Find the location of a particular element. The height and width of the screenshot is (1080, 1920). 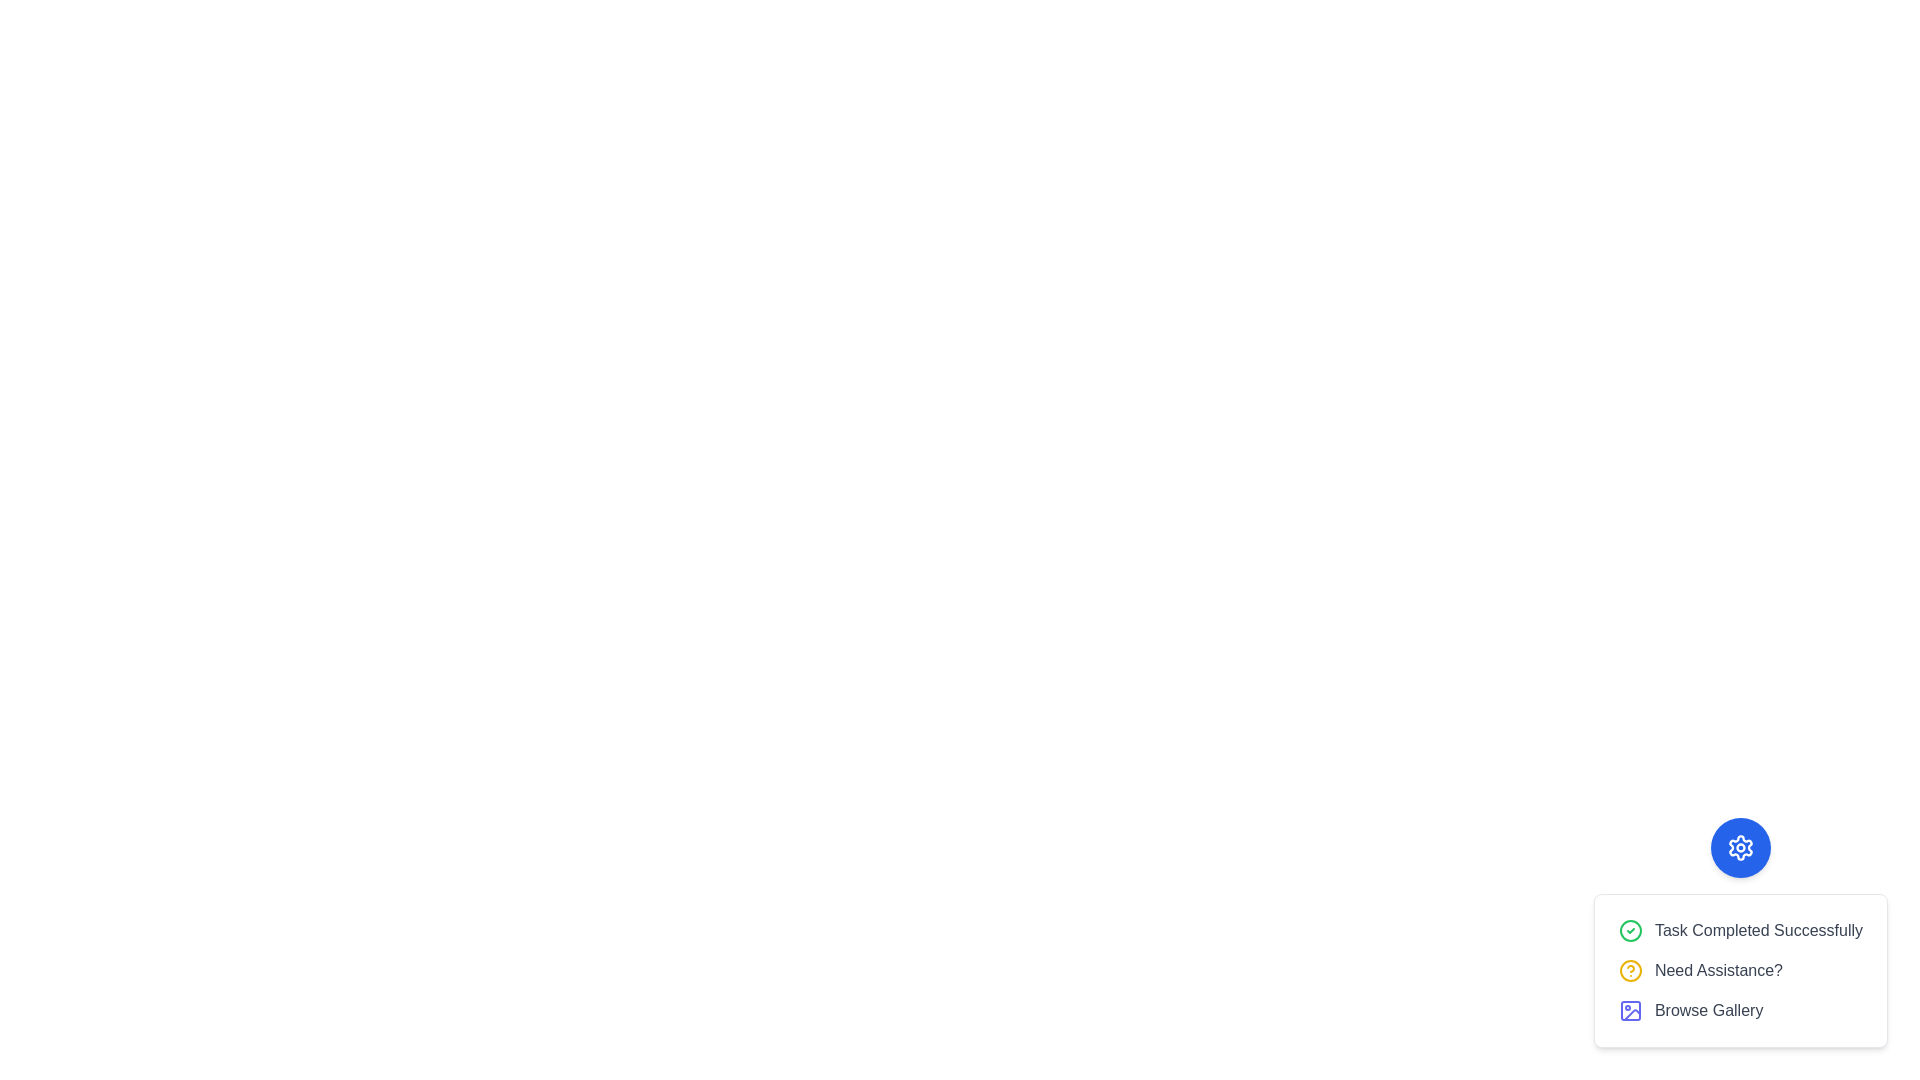

the gear icon in the bottom-right corner of the interface is located at coordinates (1739, 933).